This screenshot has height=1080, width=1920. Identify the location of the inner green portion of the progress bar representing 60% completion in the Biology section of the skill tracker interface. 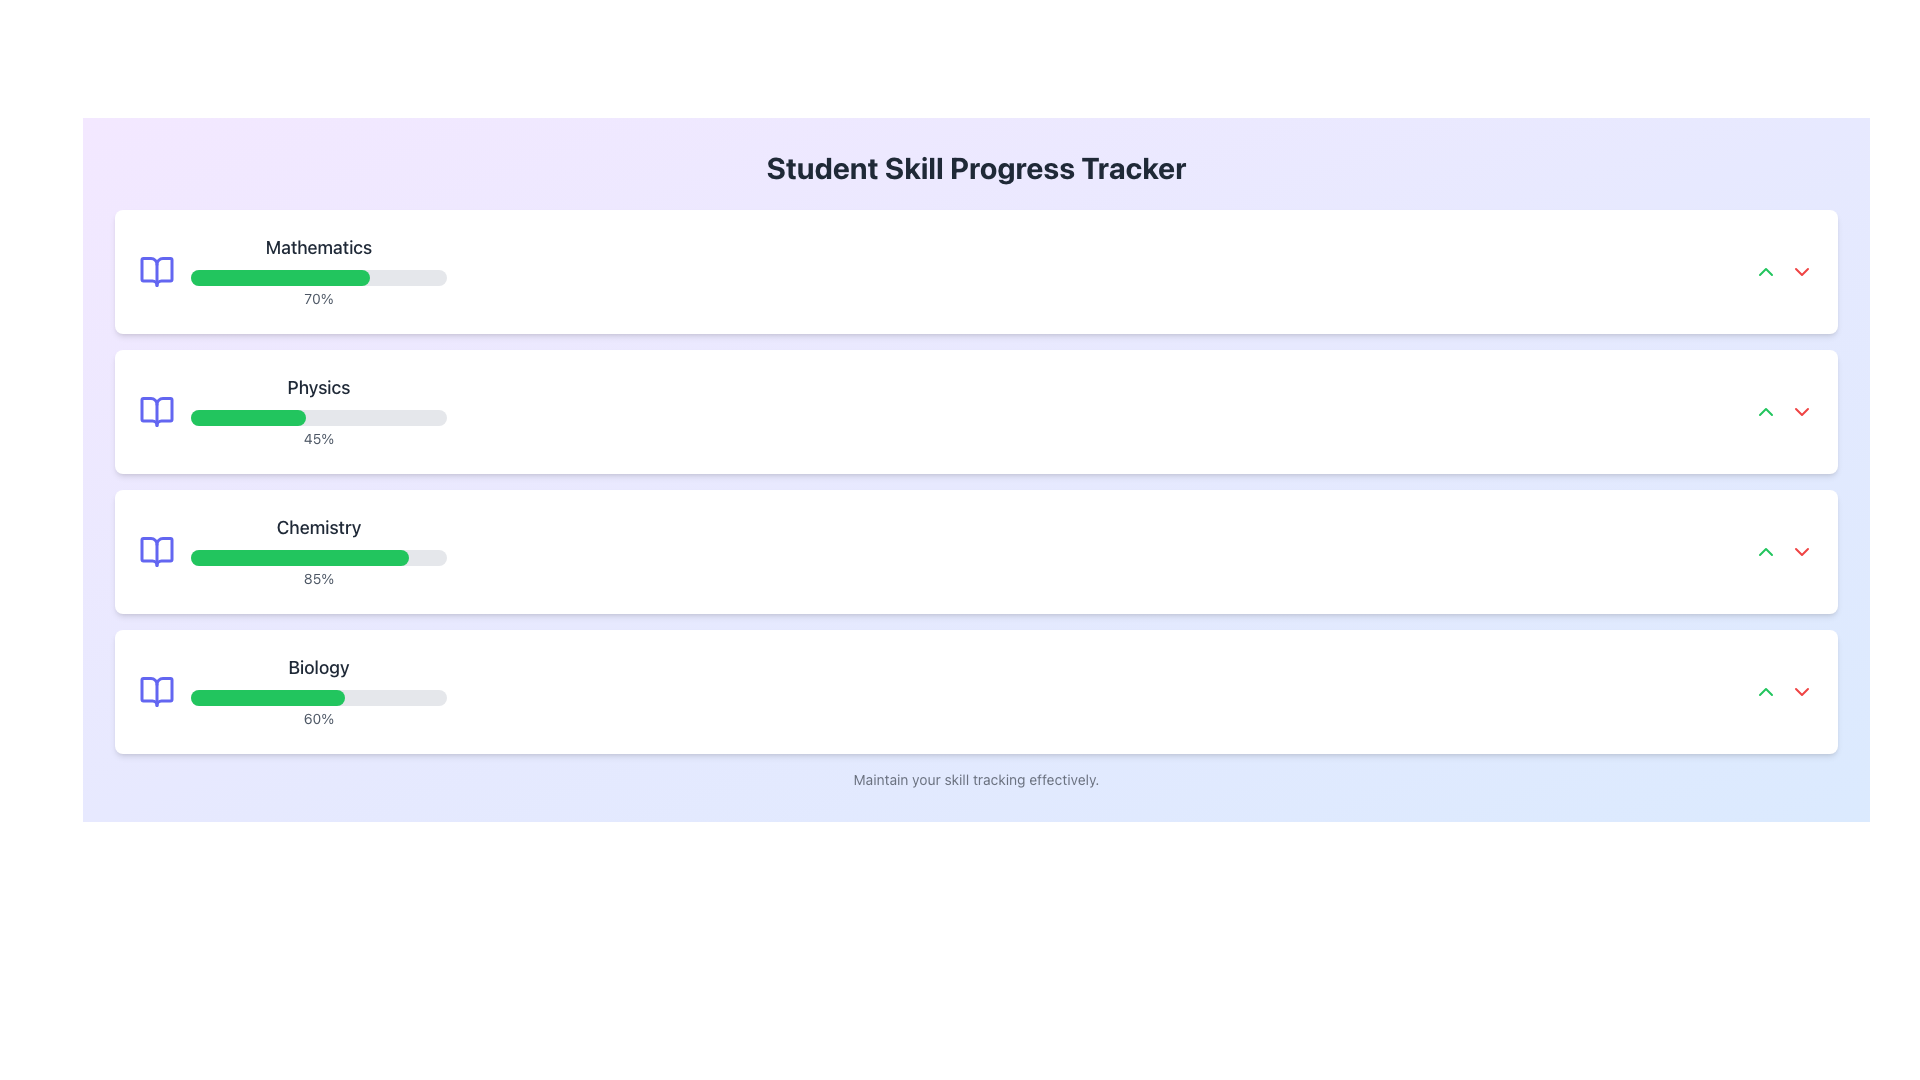
(266, 697).